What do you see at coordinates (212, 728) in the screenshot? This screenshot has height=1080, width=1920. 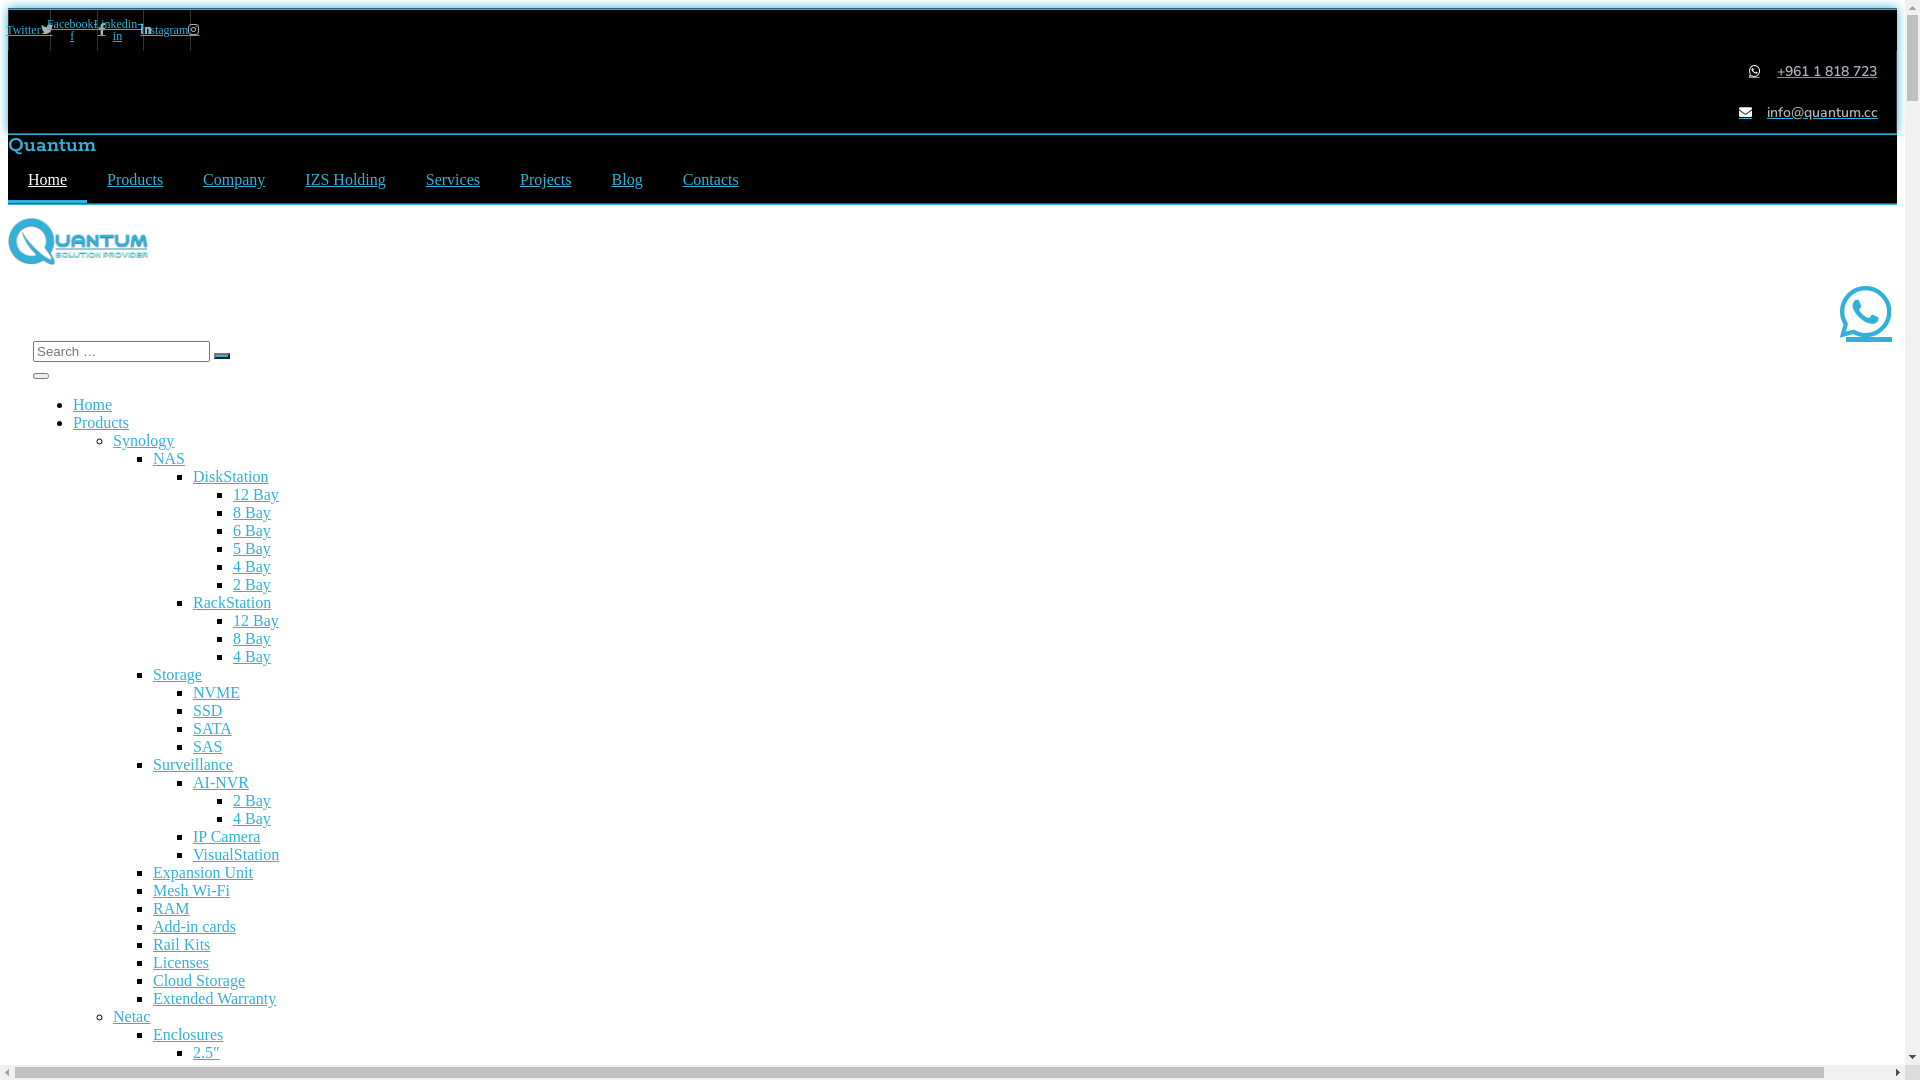 I see `'SATA'` at bounding box center [212, 728].